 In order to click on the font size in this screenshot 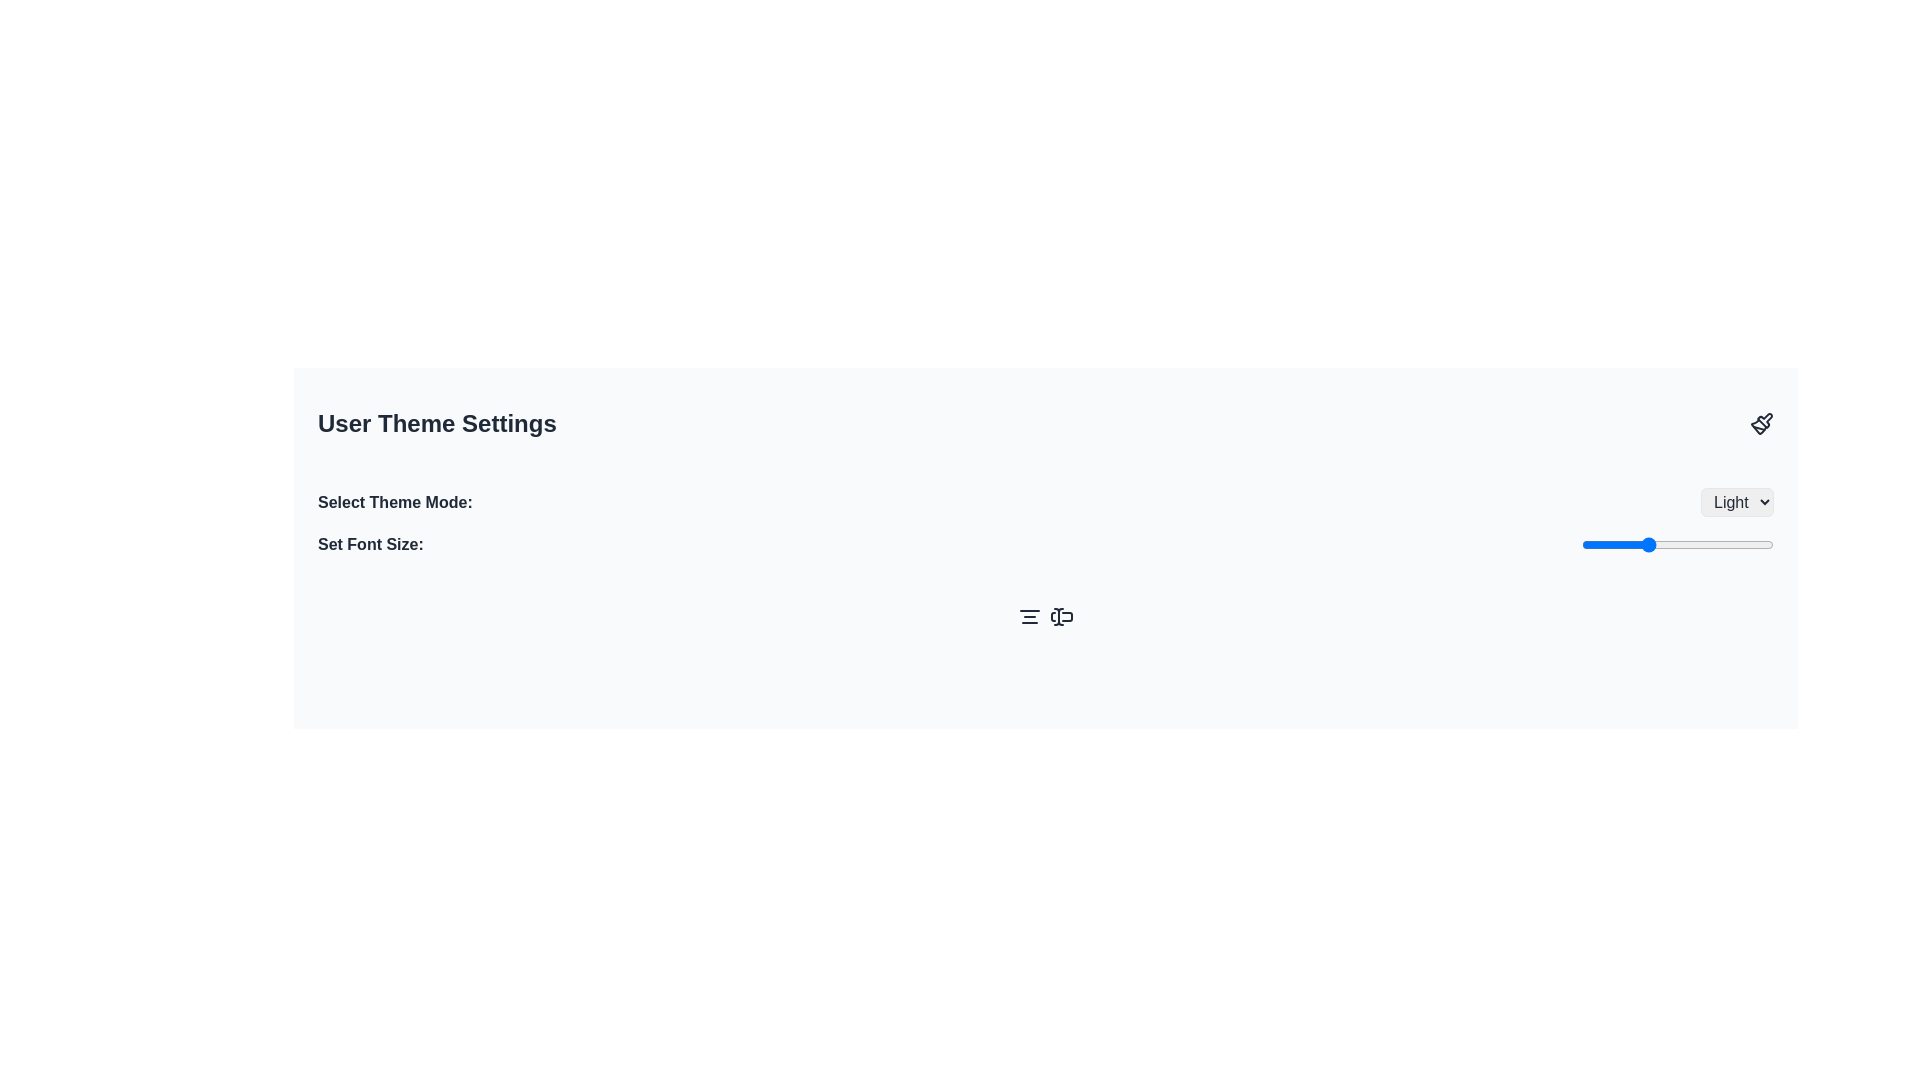, I will do `click(1693, 544)`.